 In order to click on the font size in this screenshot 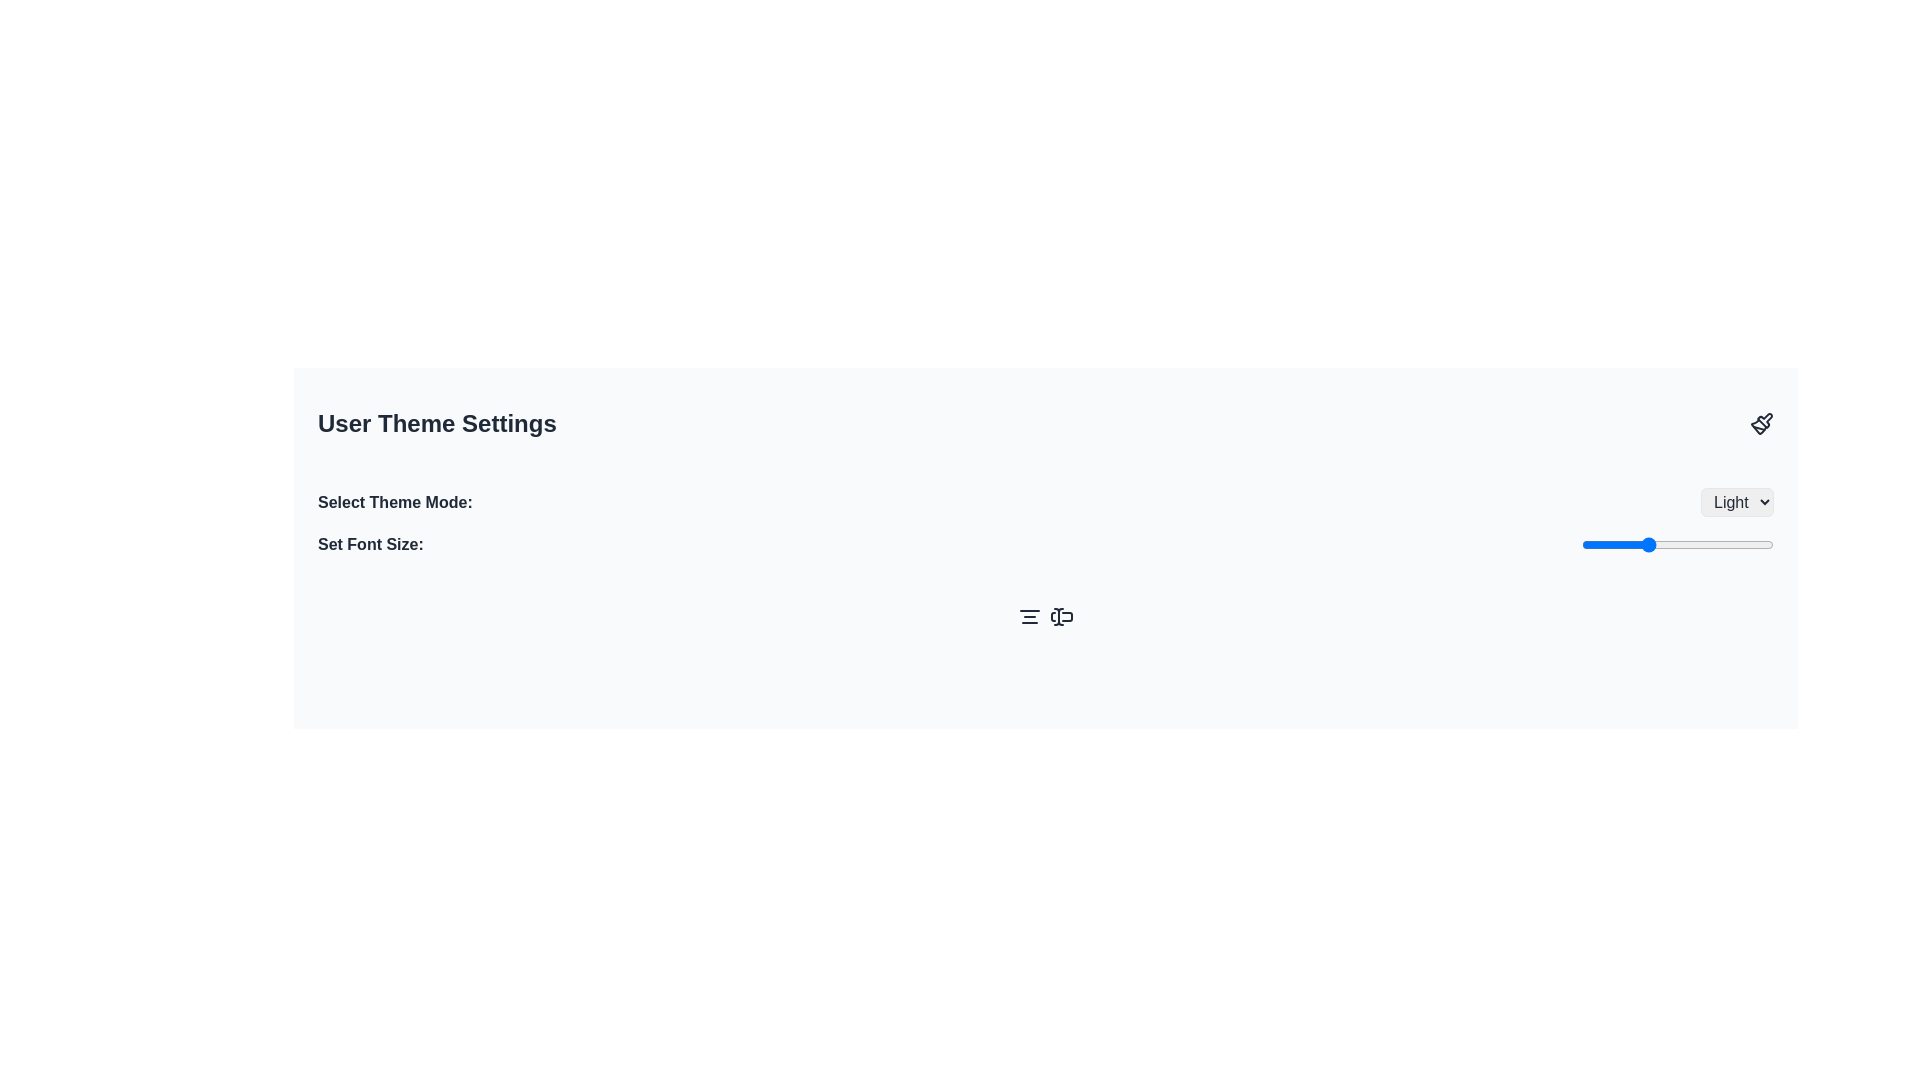, I will do `click(1693, 544)`.